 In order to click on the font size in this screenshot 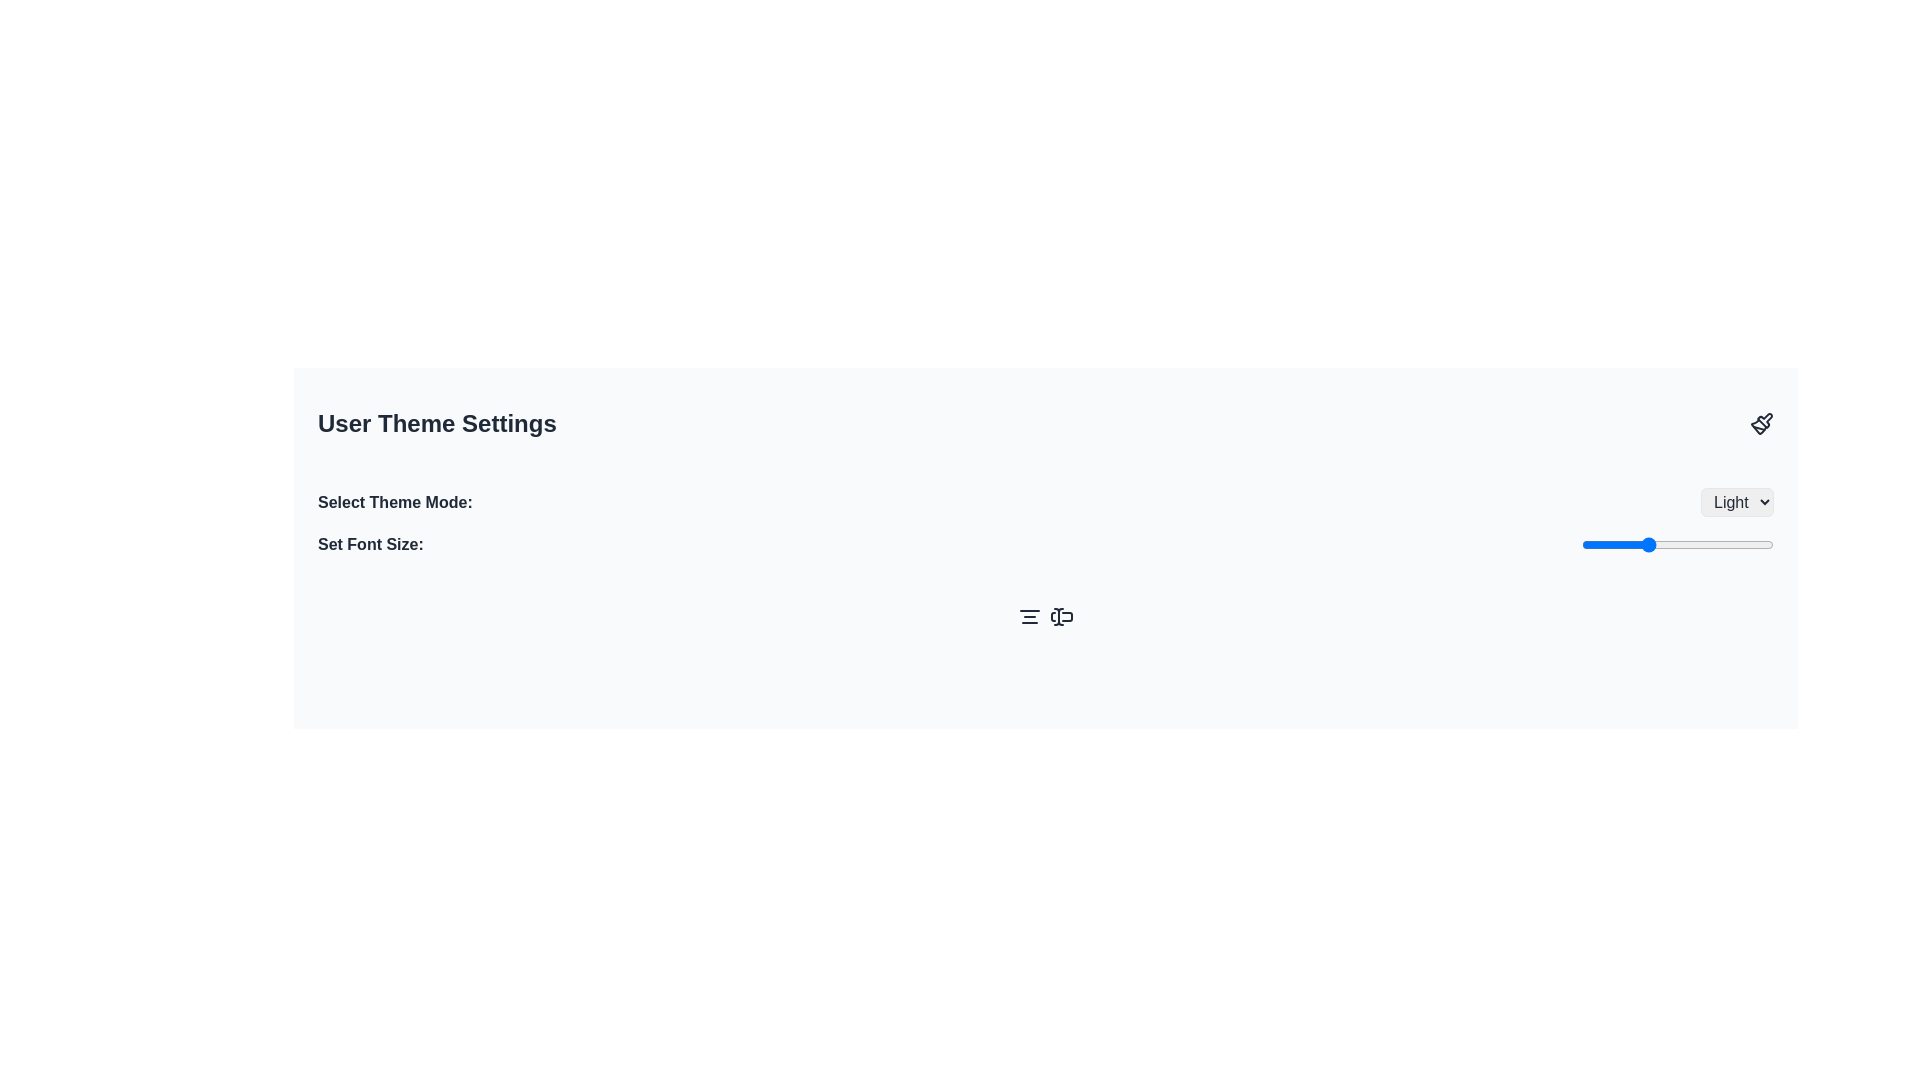, I will do `click(1693, 544)`.